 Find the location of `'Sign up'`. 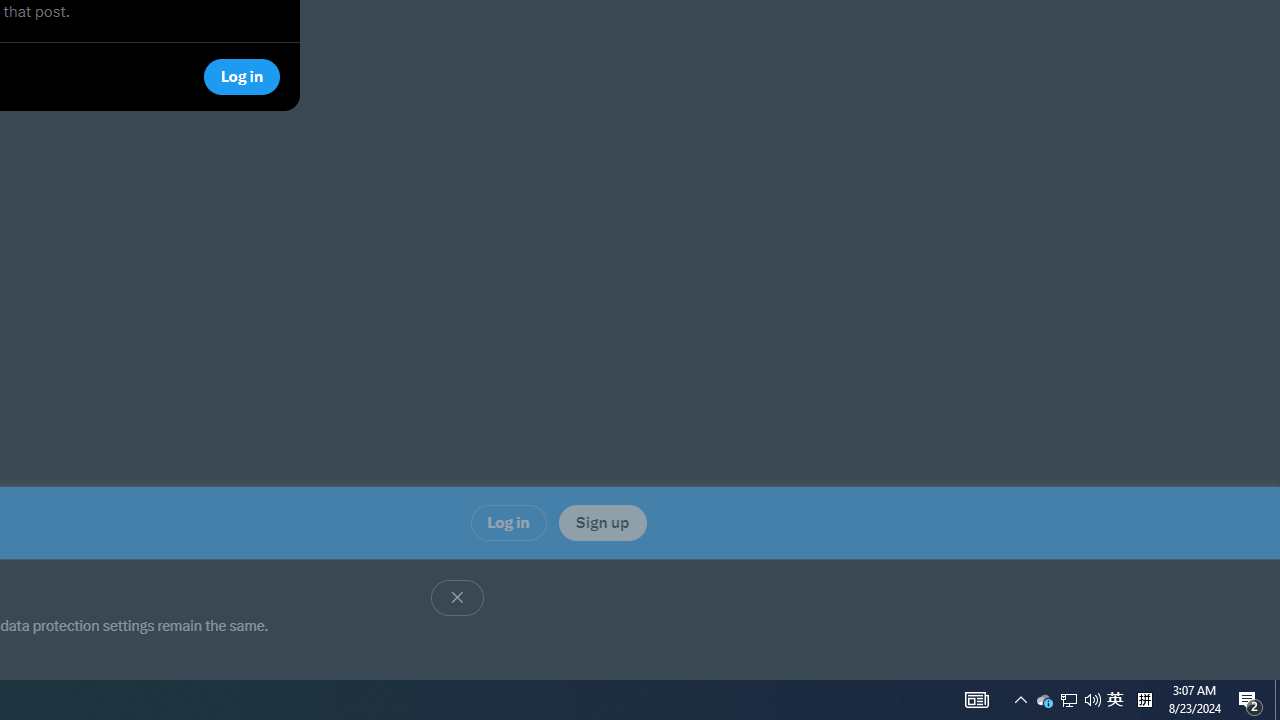

'Sign up' is located at coordinates (601, 521).